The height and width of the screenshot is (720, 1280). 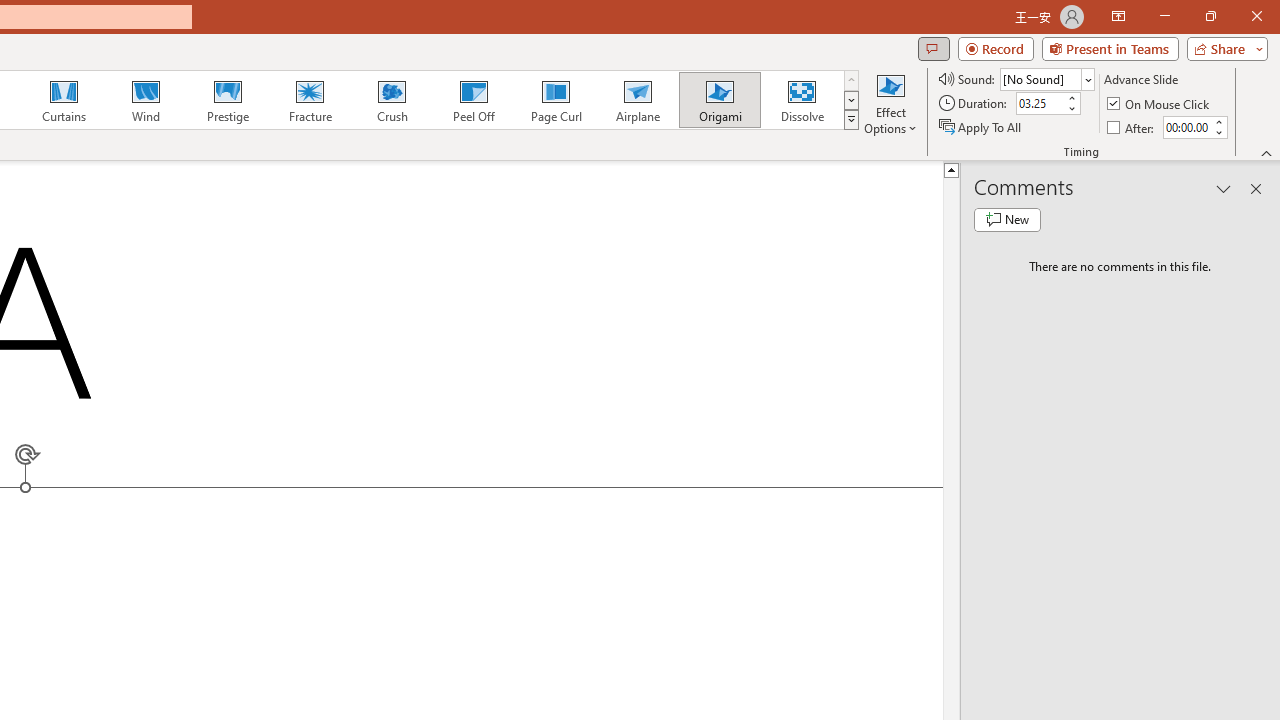 What do you see at coordinates (981, 127) in the screenshot?
I see `'Apply To All'` at bounding box center [981, 127].